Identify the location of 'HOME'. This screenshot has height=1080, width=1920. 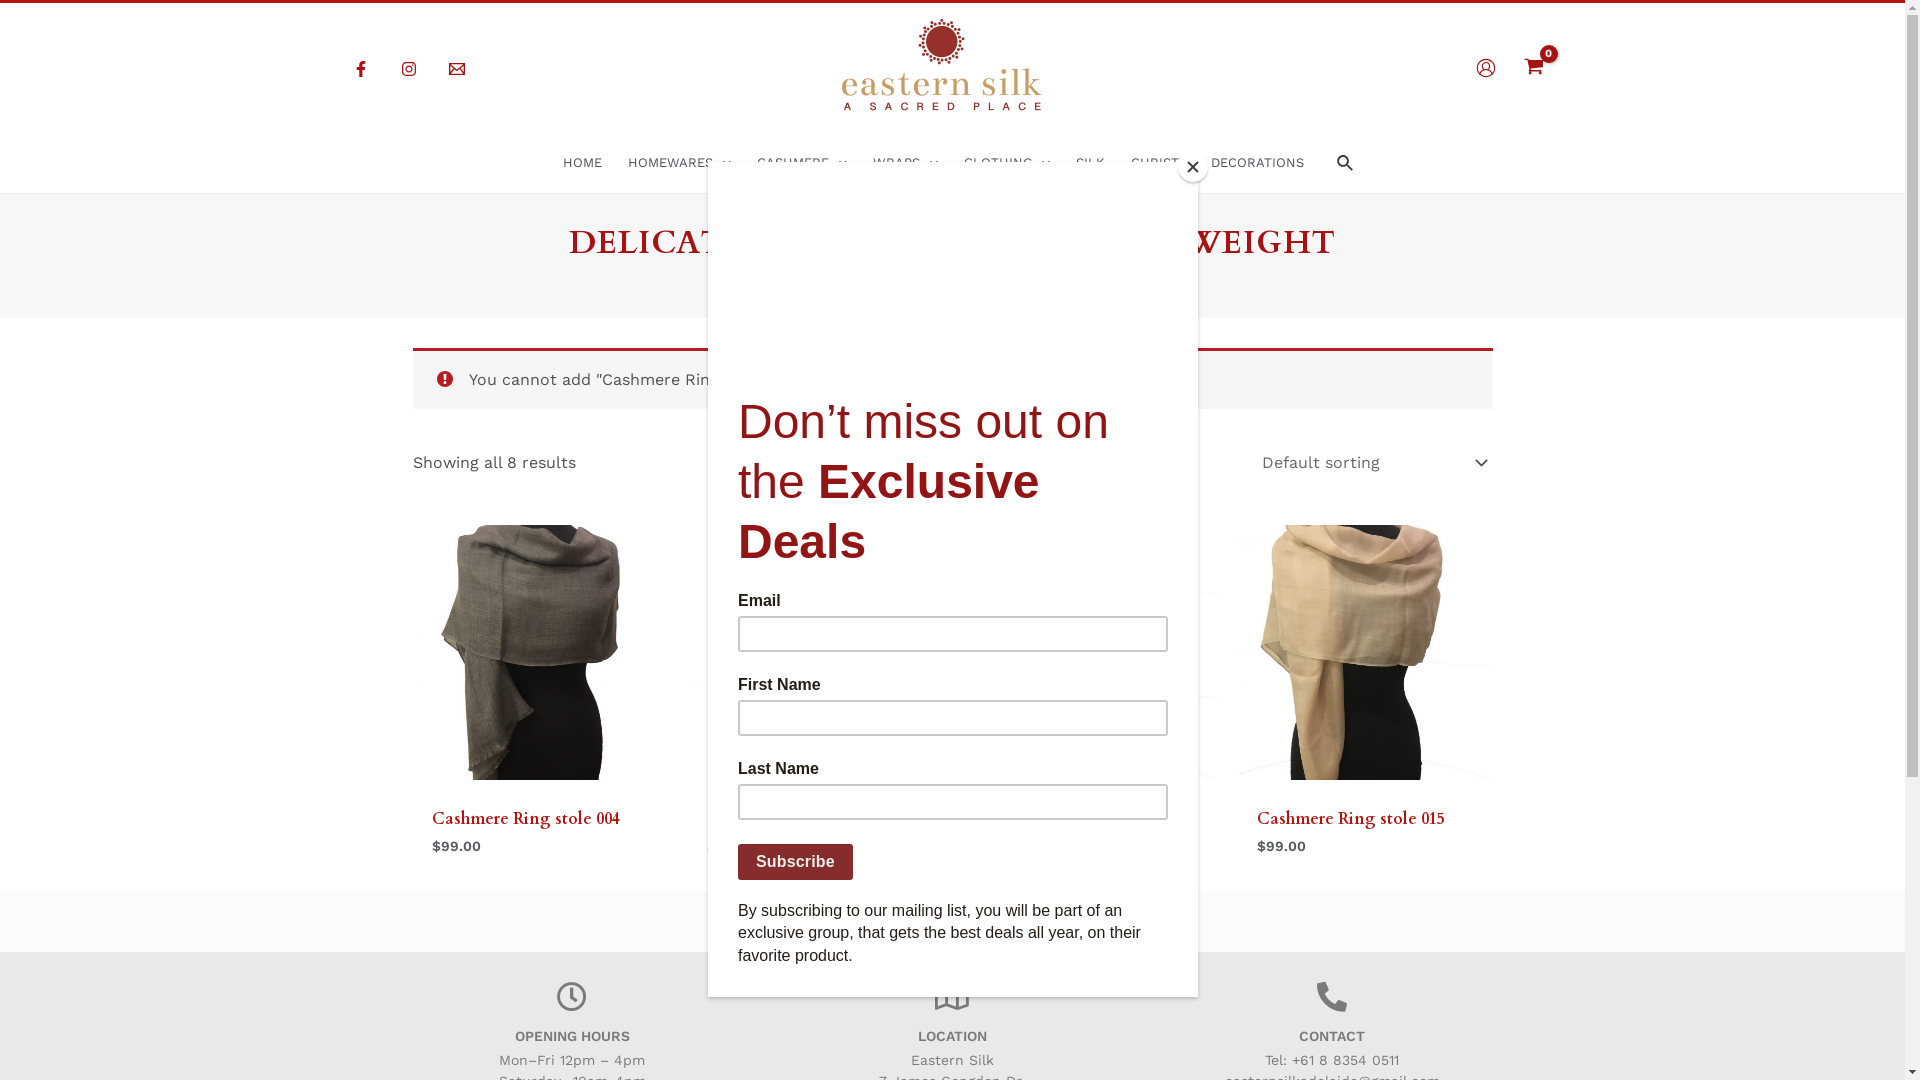
(581, 161).